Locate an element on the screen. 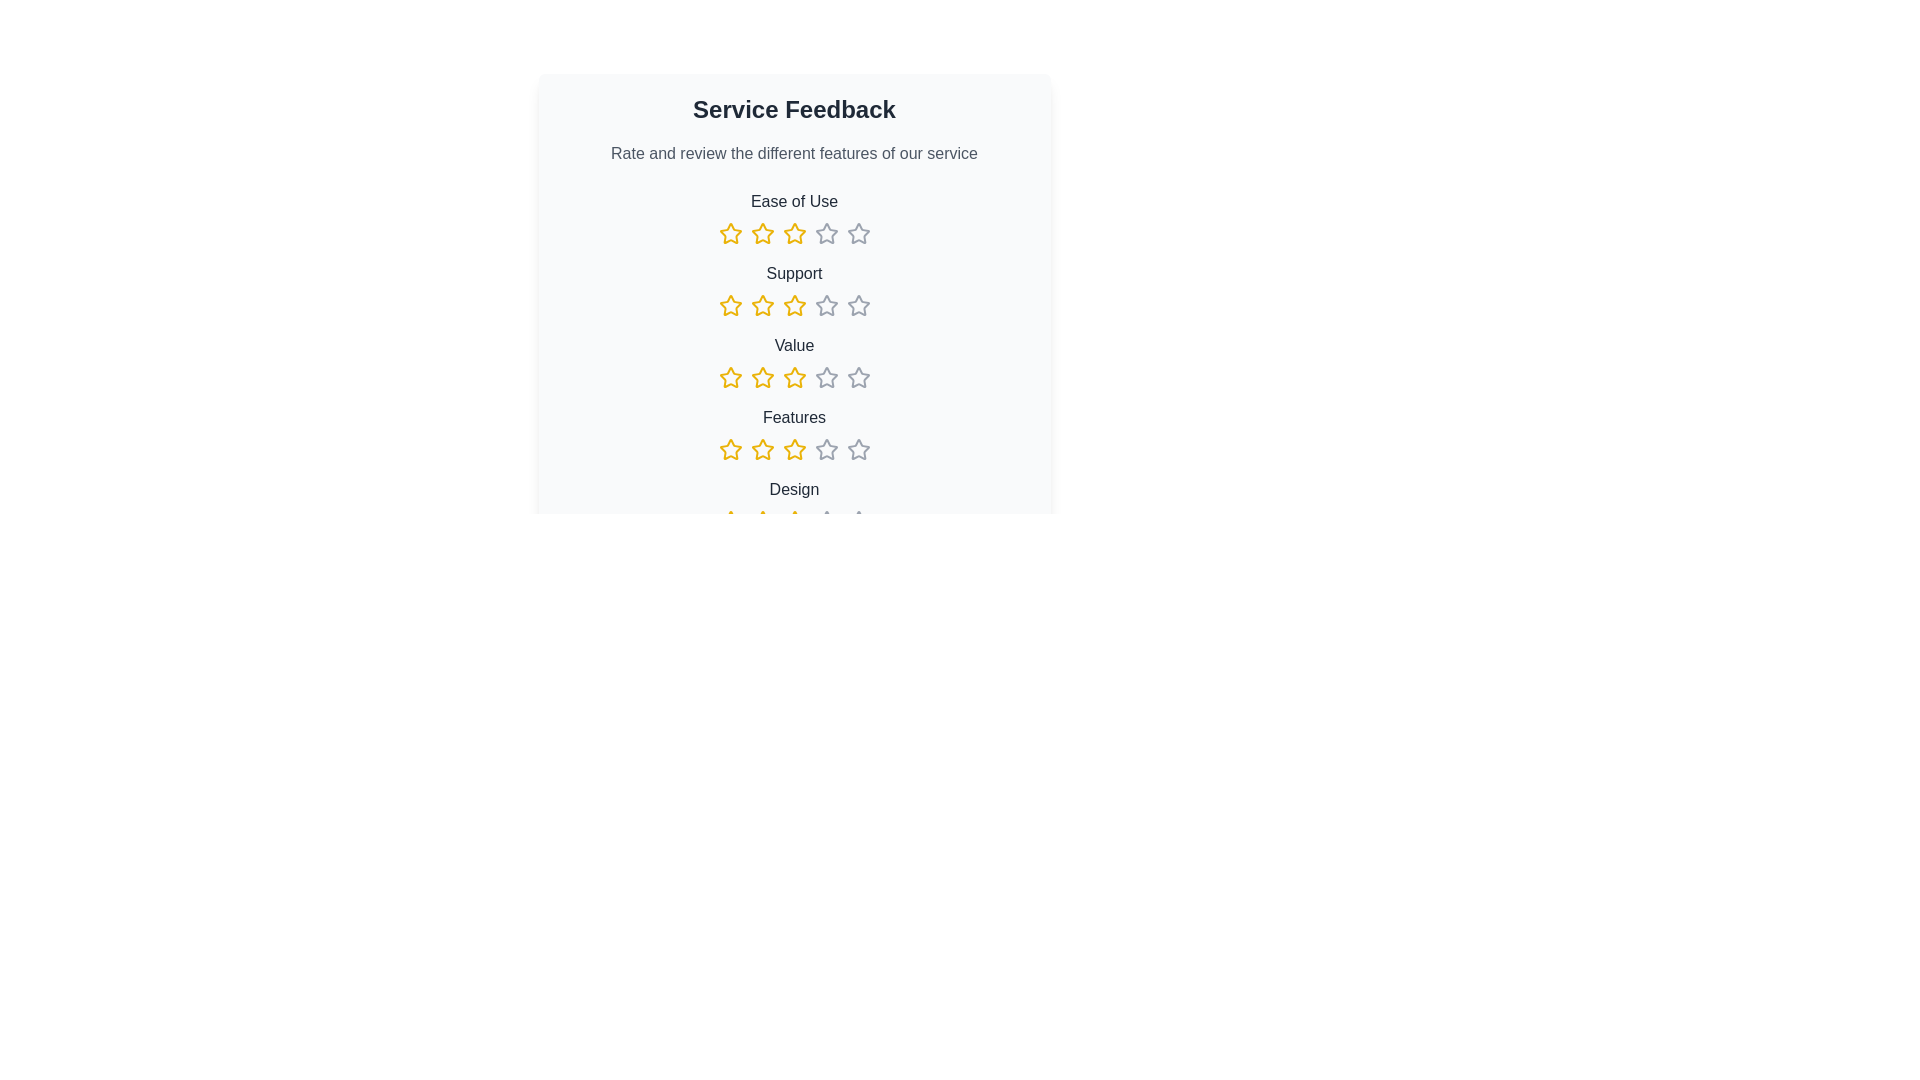 The height and width of the screenshot is (1080, 1920). the third star icon in the five-point rating scale under the 'Ease of Use' label to set the rating value to three stars is located at coordinates (761, 233).